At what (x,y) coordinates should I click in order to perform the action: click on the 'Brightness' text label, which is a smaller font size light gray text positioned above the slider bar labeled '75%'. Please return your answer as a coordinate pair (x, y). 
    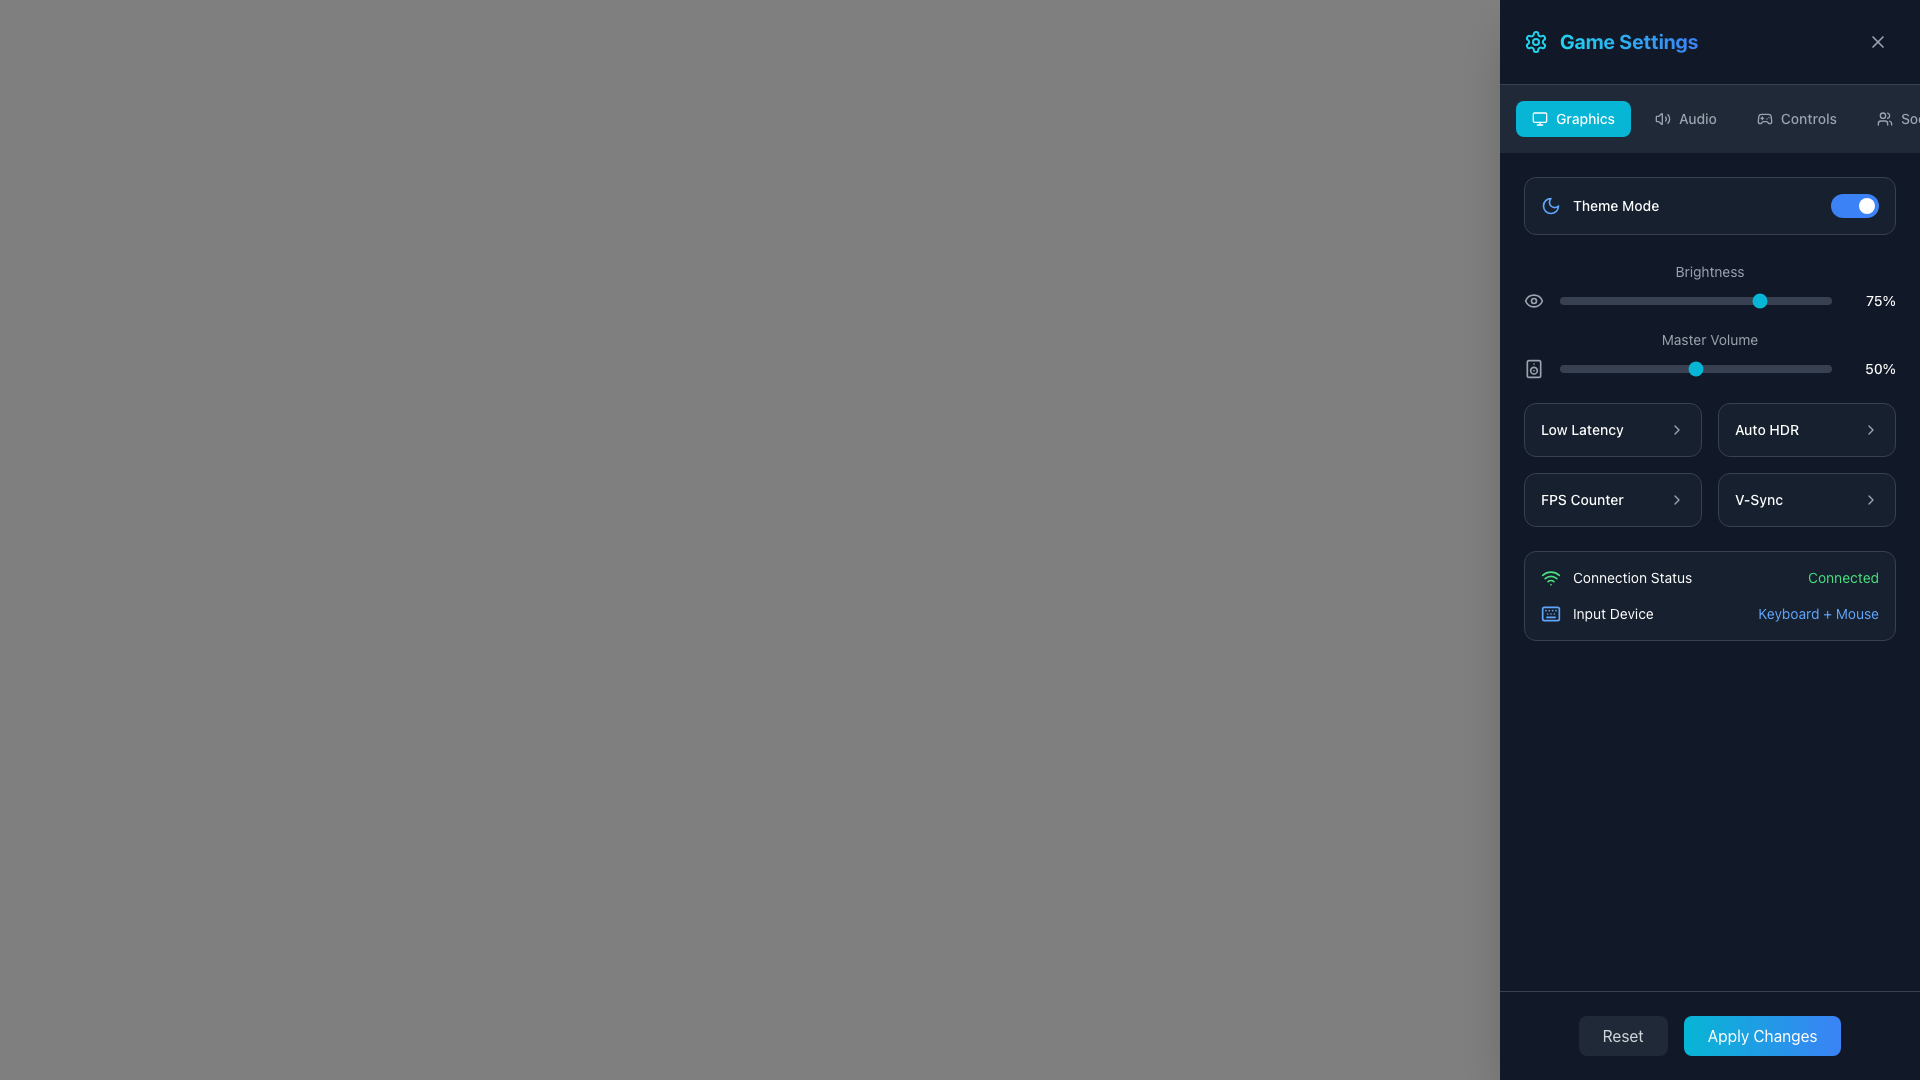
    Looking at the image, I should click on (1708, 271).